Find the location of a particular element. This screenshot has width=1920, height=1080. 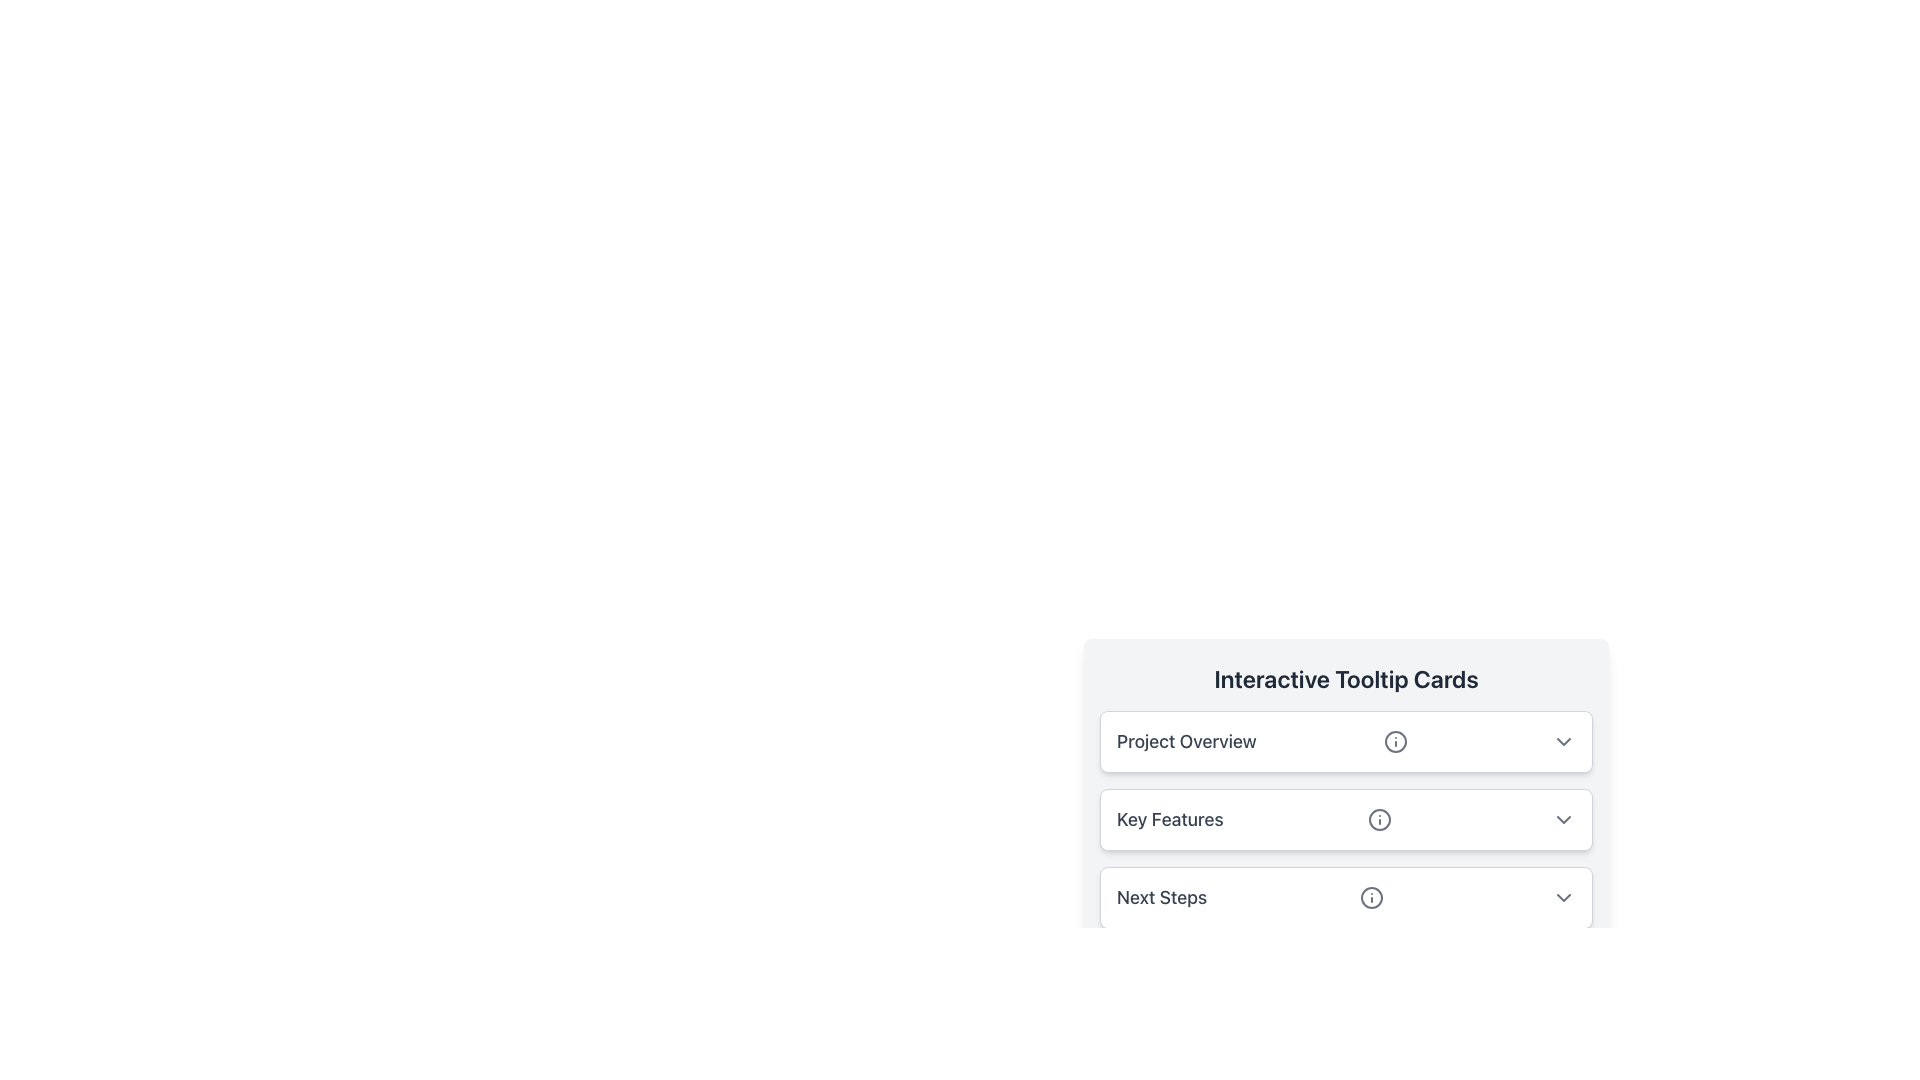

the downward pointing chevron icon in gray located at the far right of the 'Project Overview' row is located at coordinates (1563, 741).